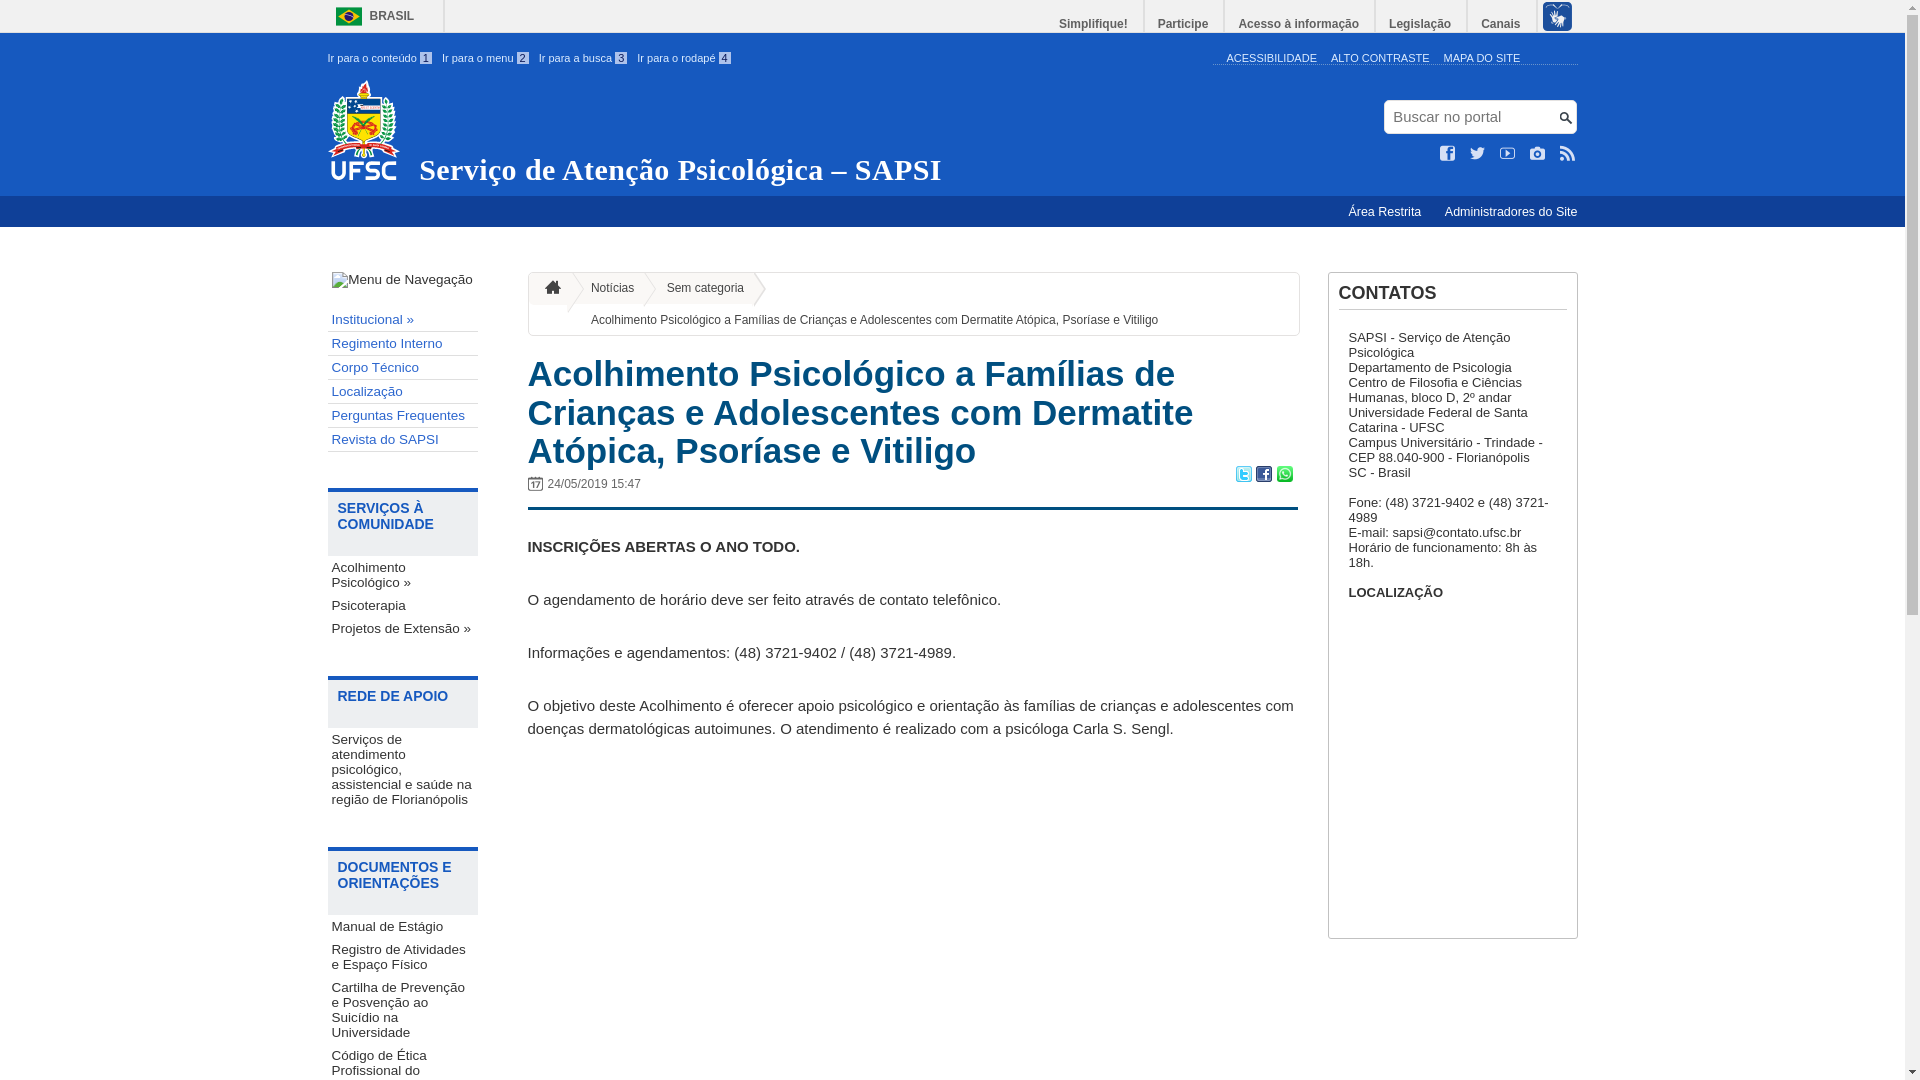 The height and width of the screenshot is (1080, 1920). What do you see at coordinates (402, 342) in the screenshot?
I see `'Regimento Interno'` at bounding box center [402, 342].